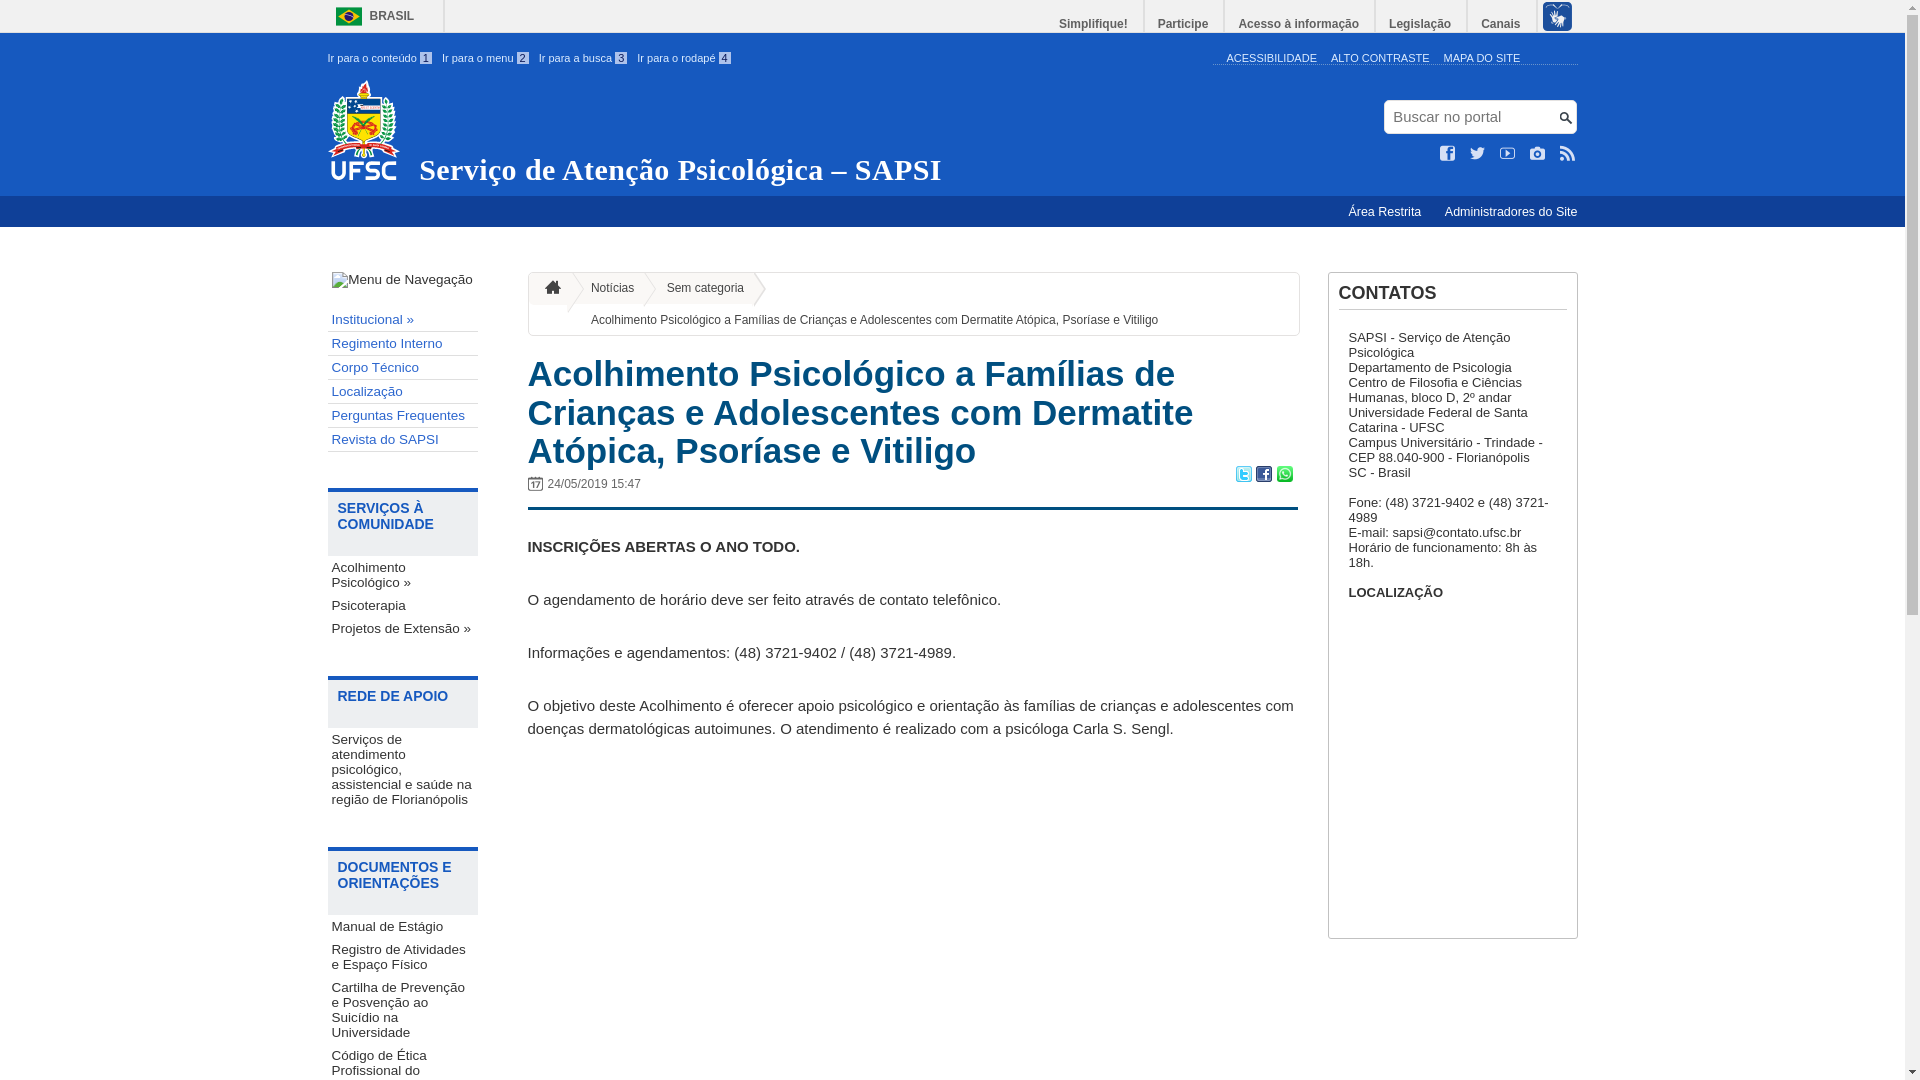 The height and width of the screenshot is (1080, 1920). What do you see at coordinates (402, 342) in the screenshot?
I see `'Regimento Interno'` at bounding box center [402, 342].